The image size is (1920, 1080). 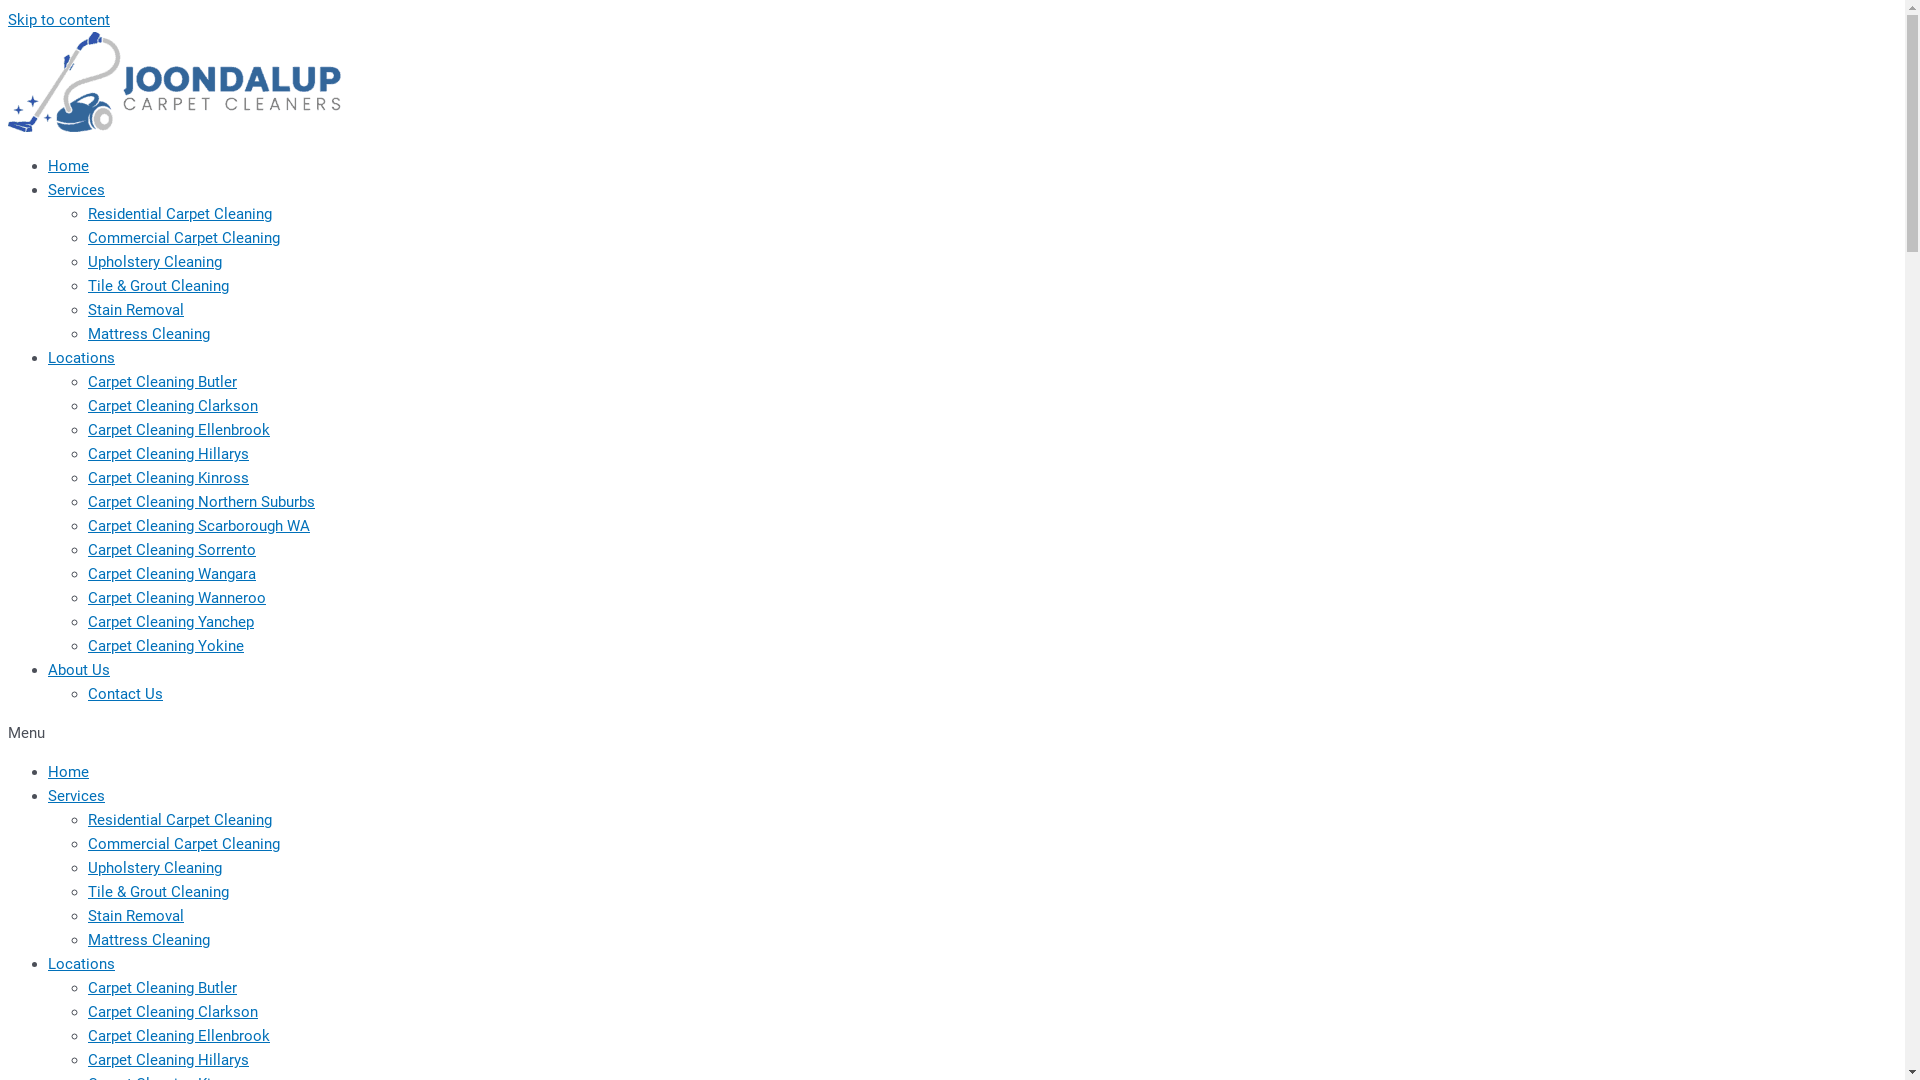 I want to click on 'Home', so click(x=48, y=164).